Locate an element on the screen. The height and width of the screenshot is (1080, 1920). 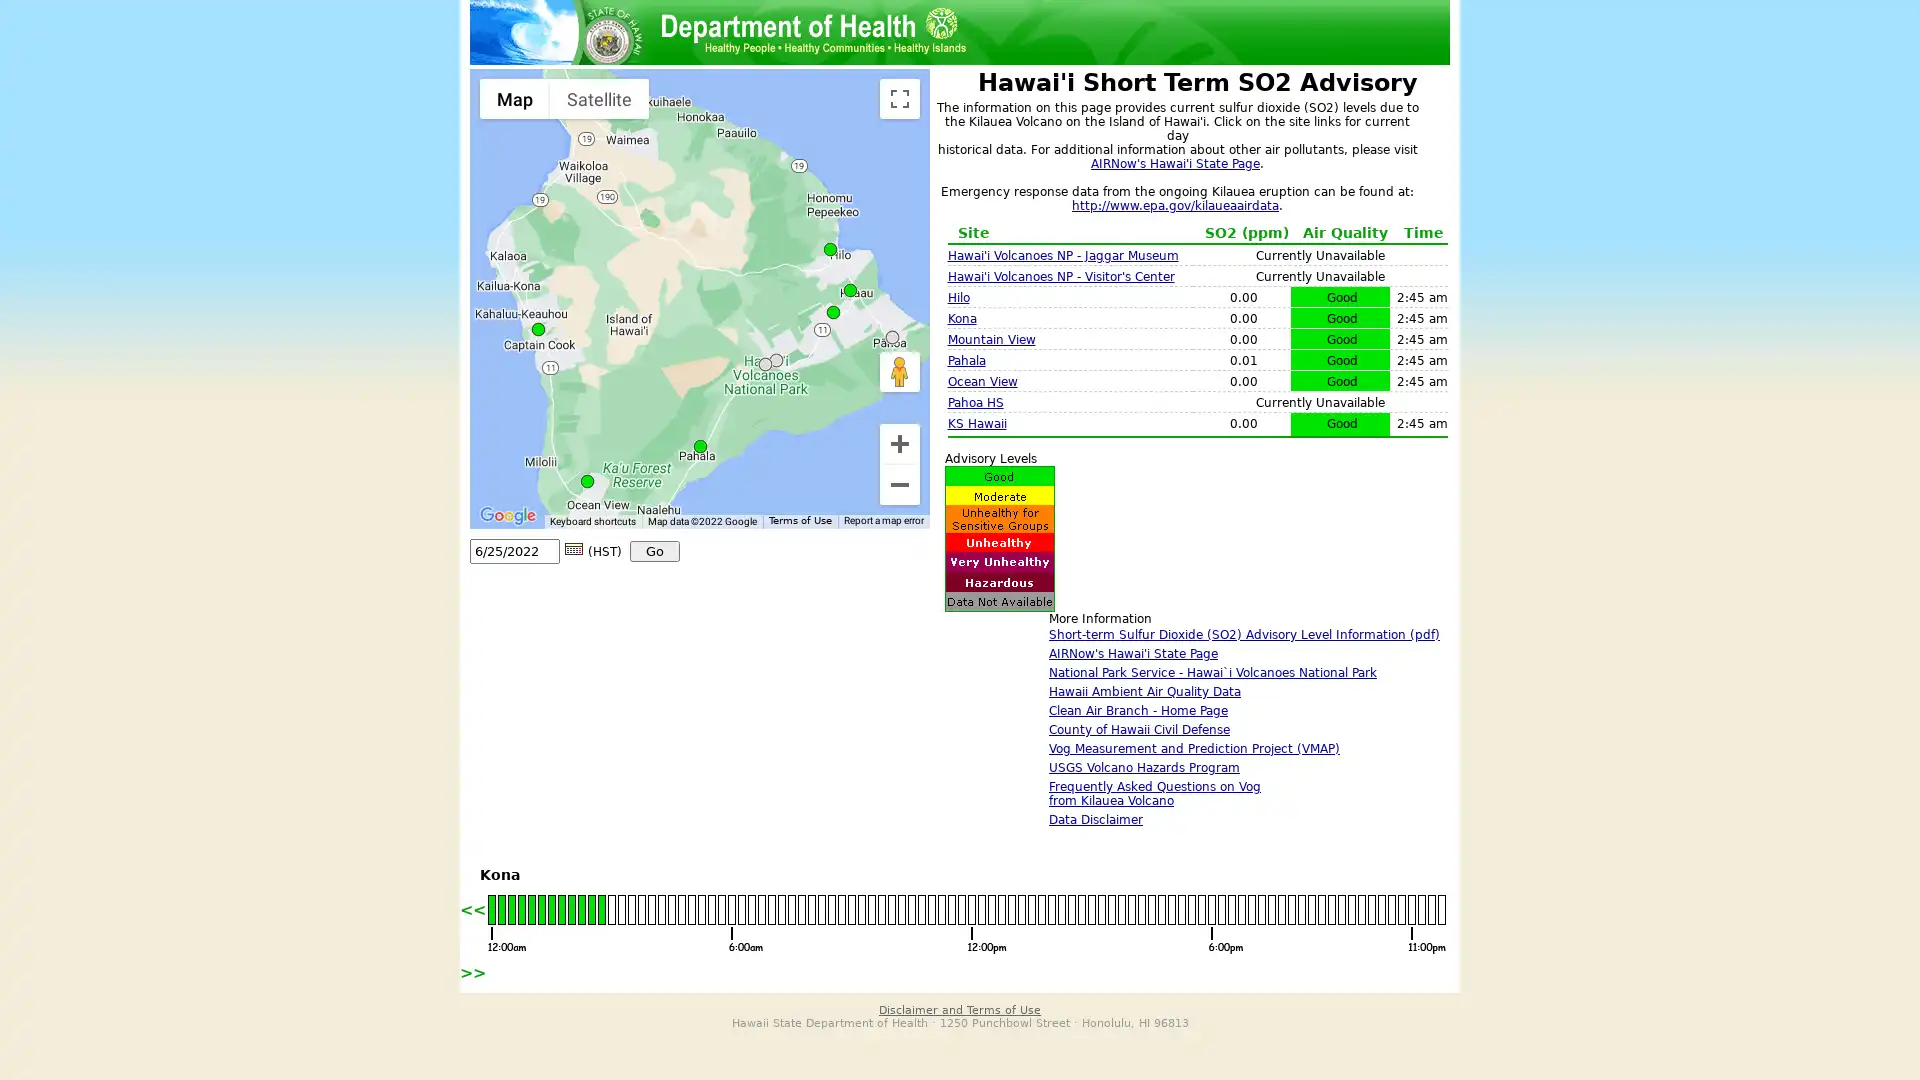
Toggle fullscreen view is located at coordinates (899, 99).